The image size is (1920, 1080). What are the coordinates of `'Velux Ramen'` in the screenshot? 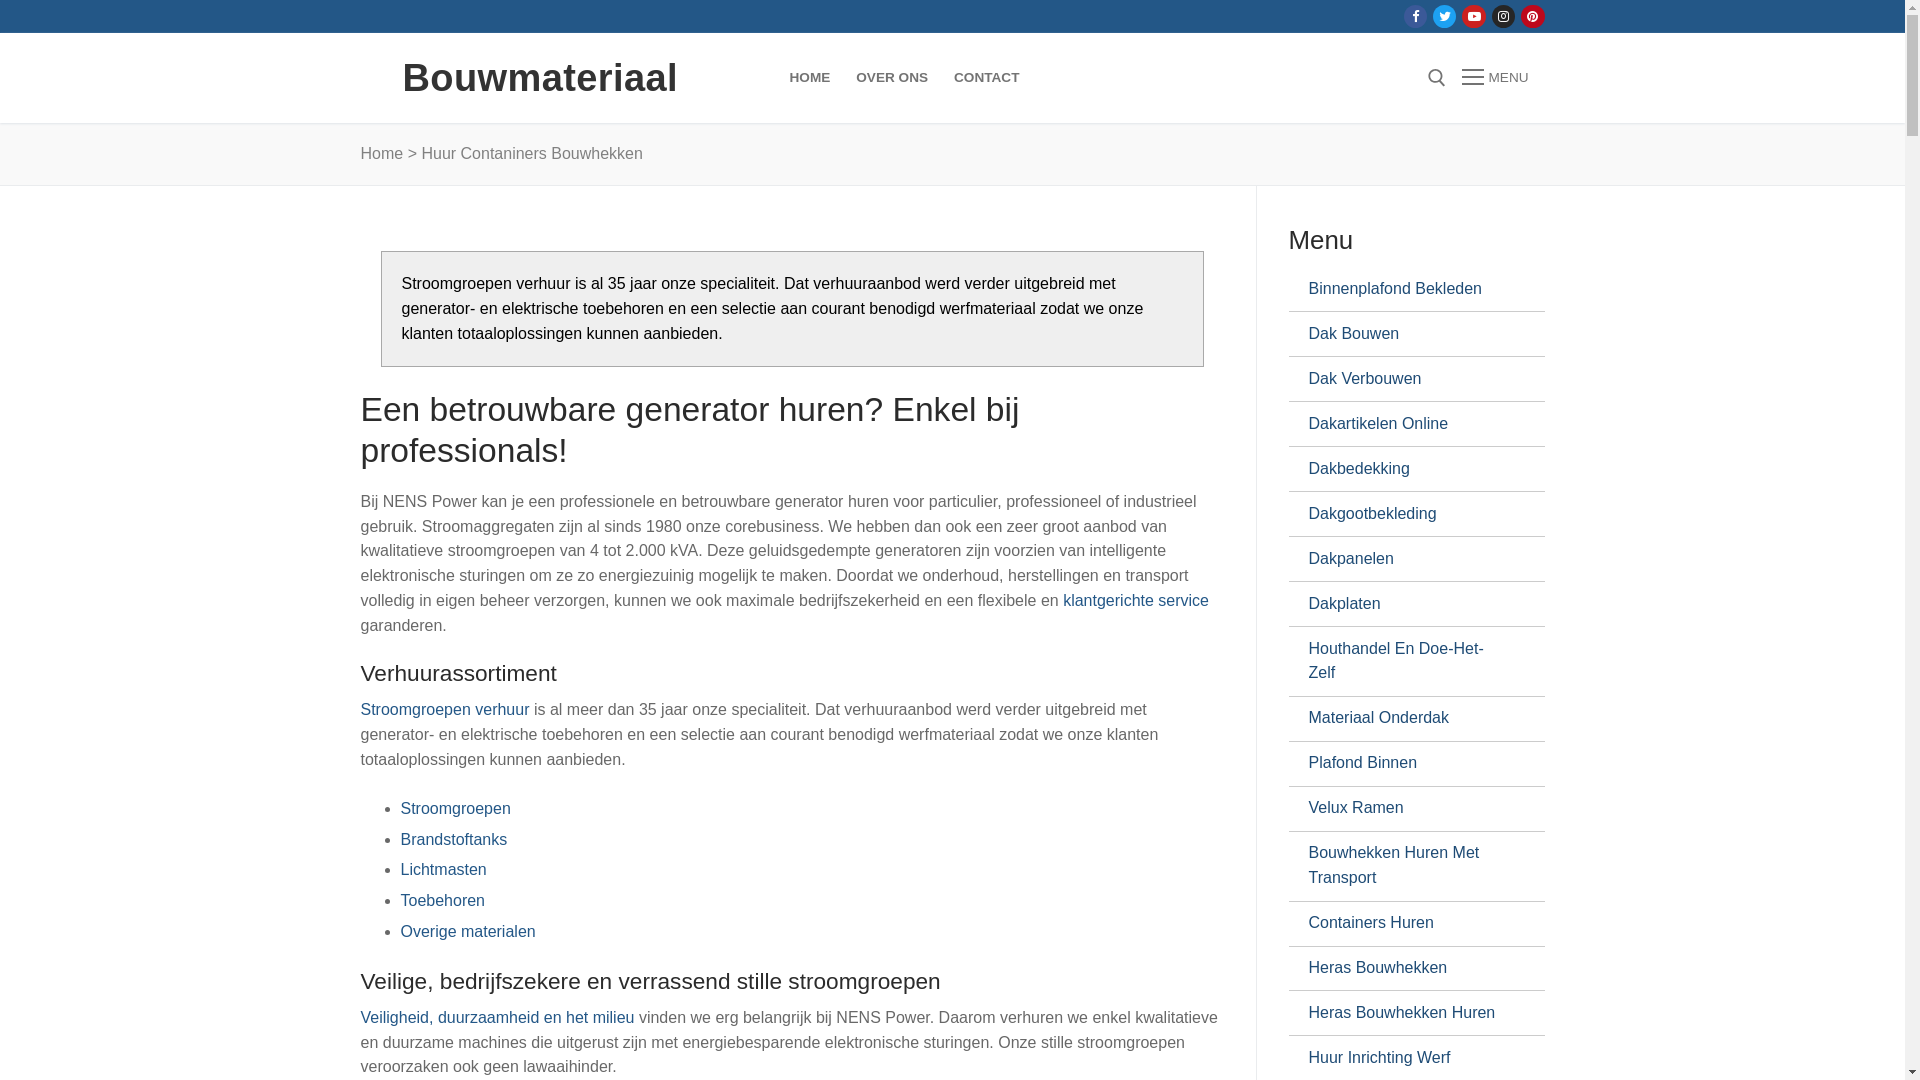 It's located at (1406, 808).